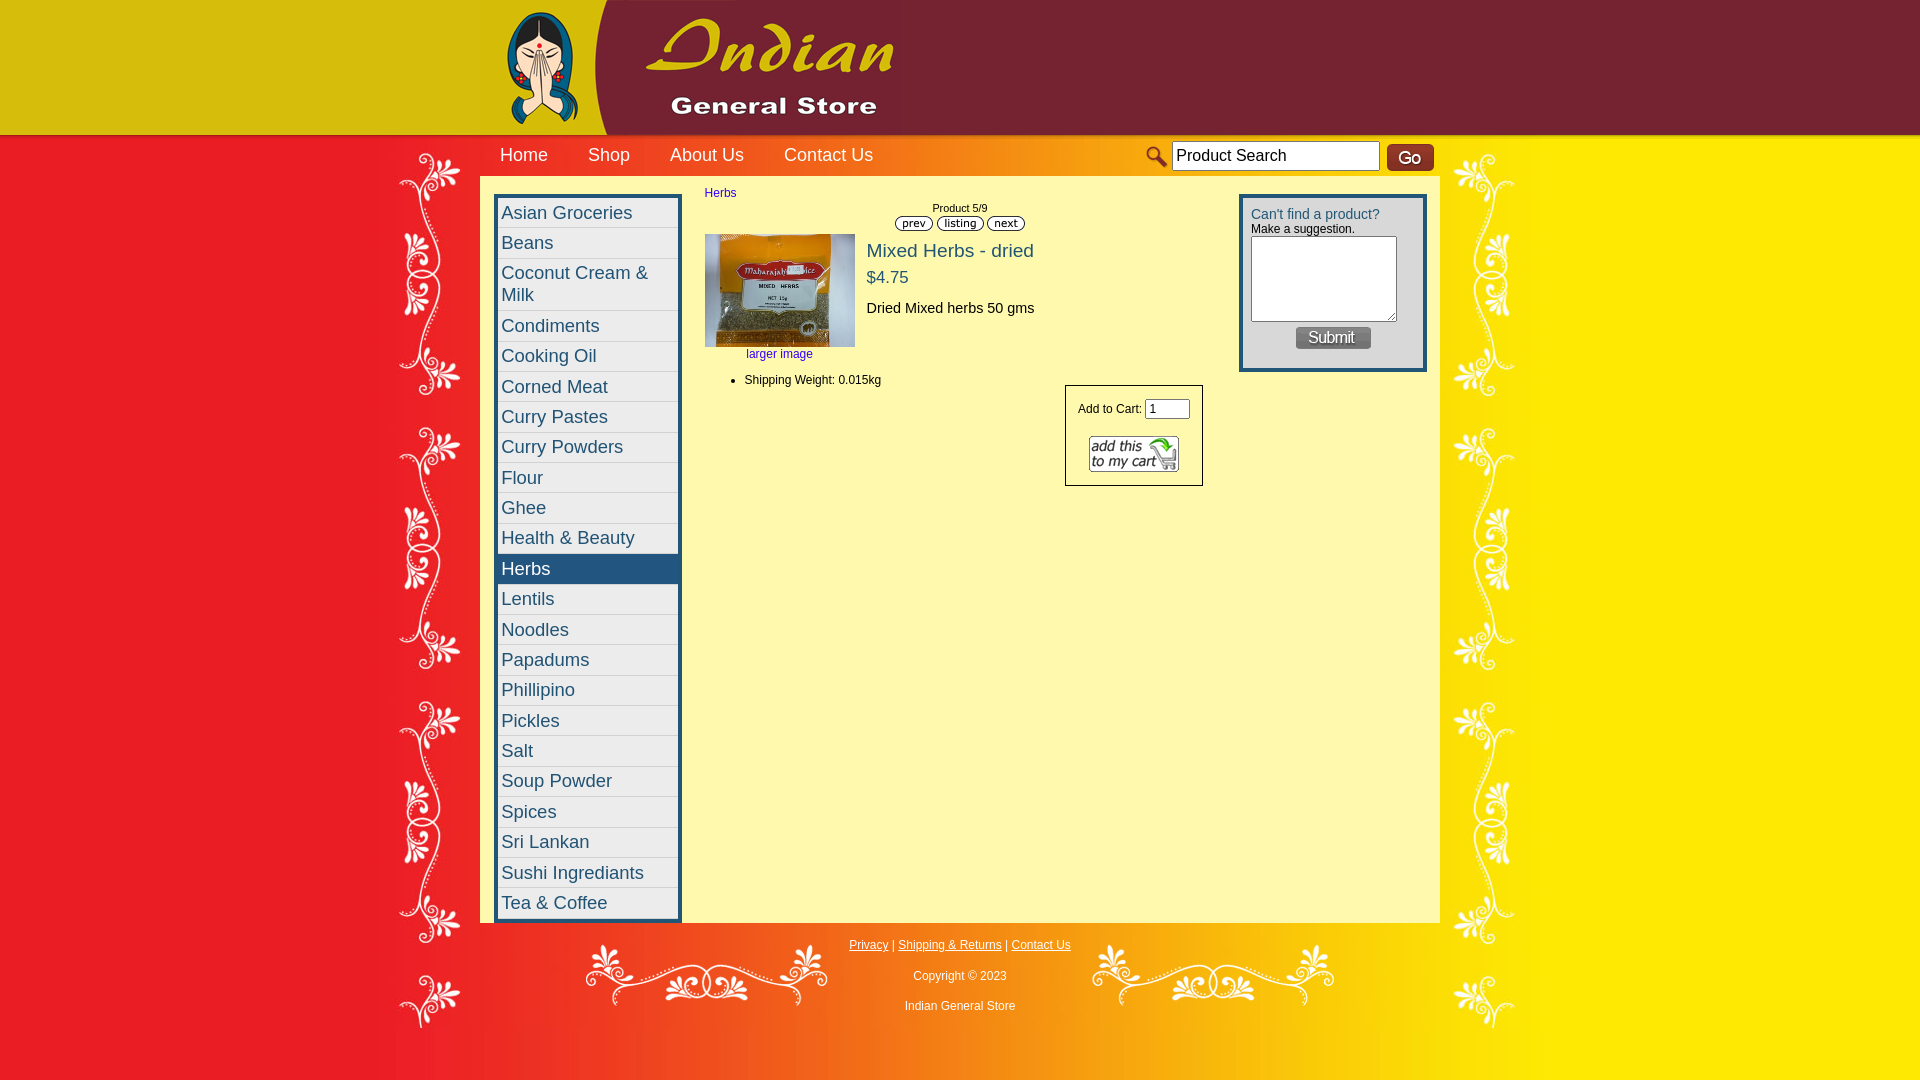 The width and height of the screenshot is (1920, 1080). I want to click on 'larger image', so click(778, 347).